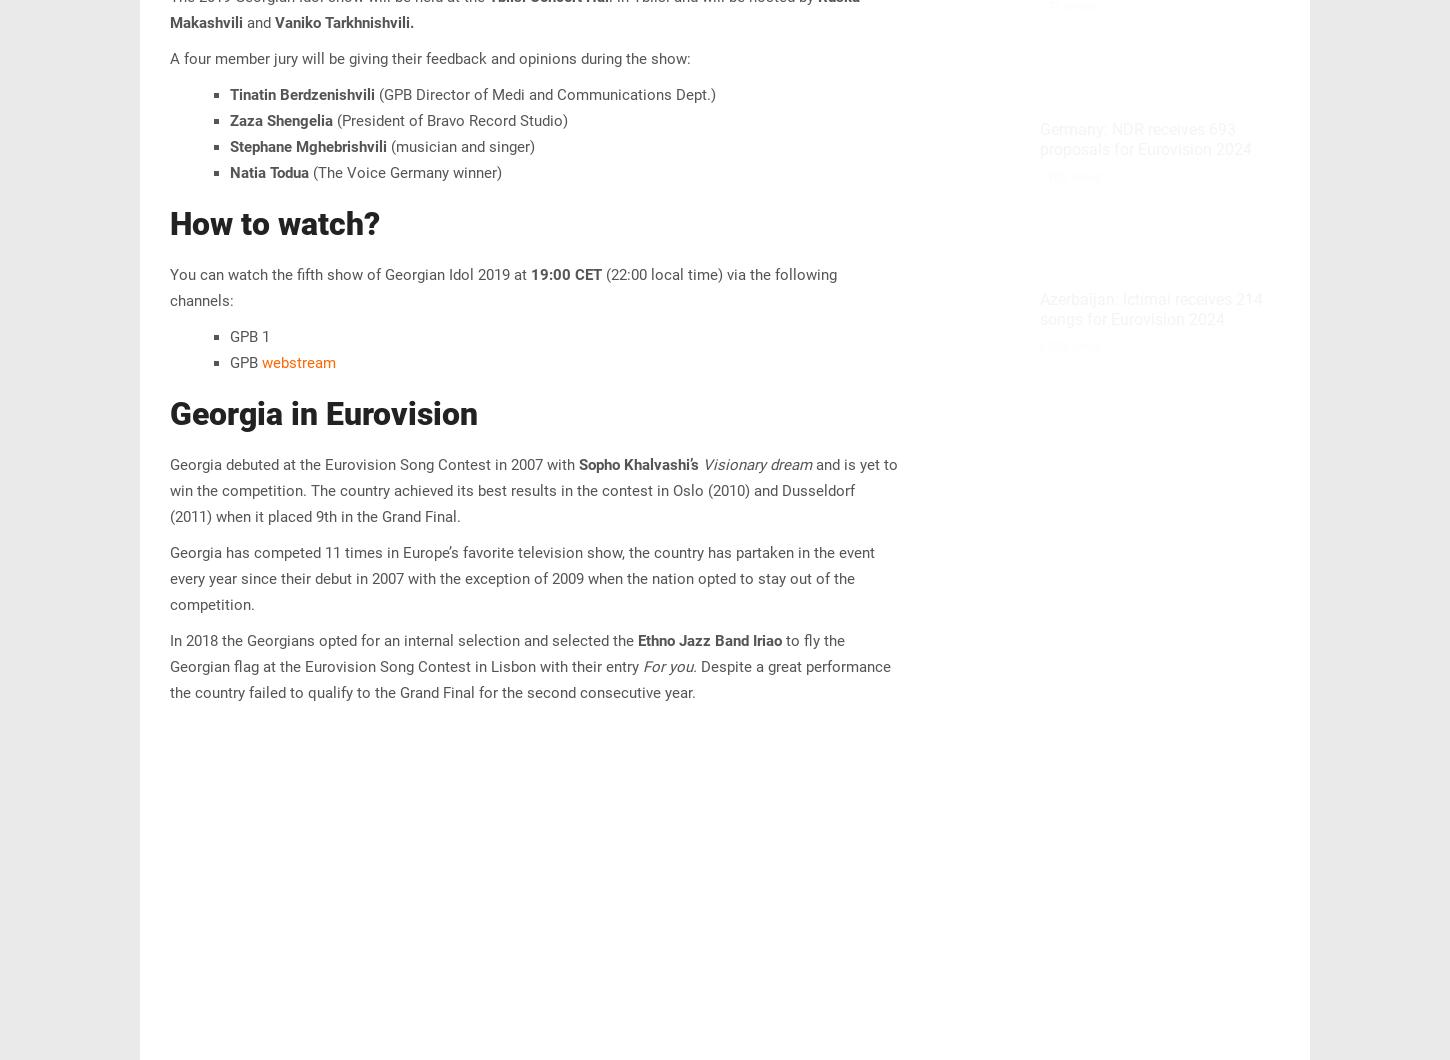 This screenshot has height=1060, width=1450. I want to click on 'Ethno Jazz Band Iriao', so click(637, 640).